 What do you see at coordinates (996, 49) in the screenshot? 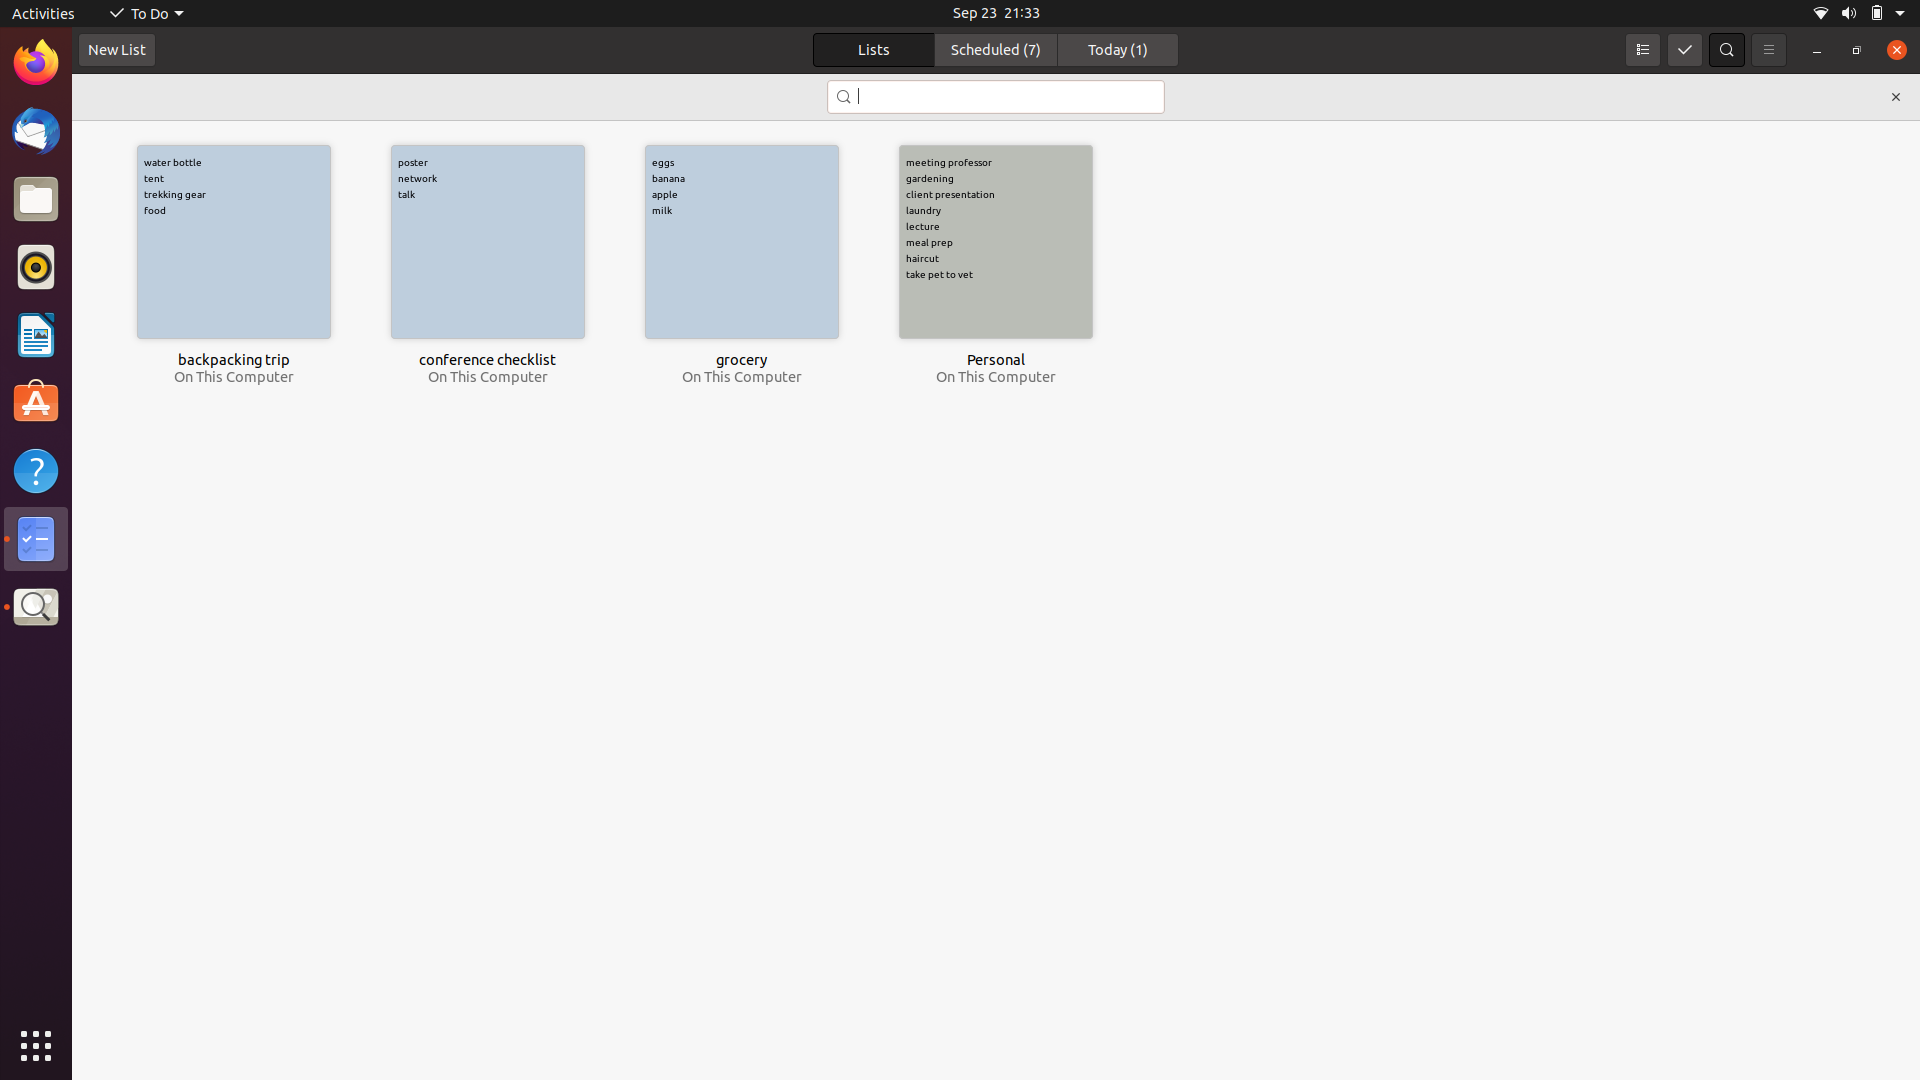
I see `the "Scheduled" option` at bounding box center [996, 49].